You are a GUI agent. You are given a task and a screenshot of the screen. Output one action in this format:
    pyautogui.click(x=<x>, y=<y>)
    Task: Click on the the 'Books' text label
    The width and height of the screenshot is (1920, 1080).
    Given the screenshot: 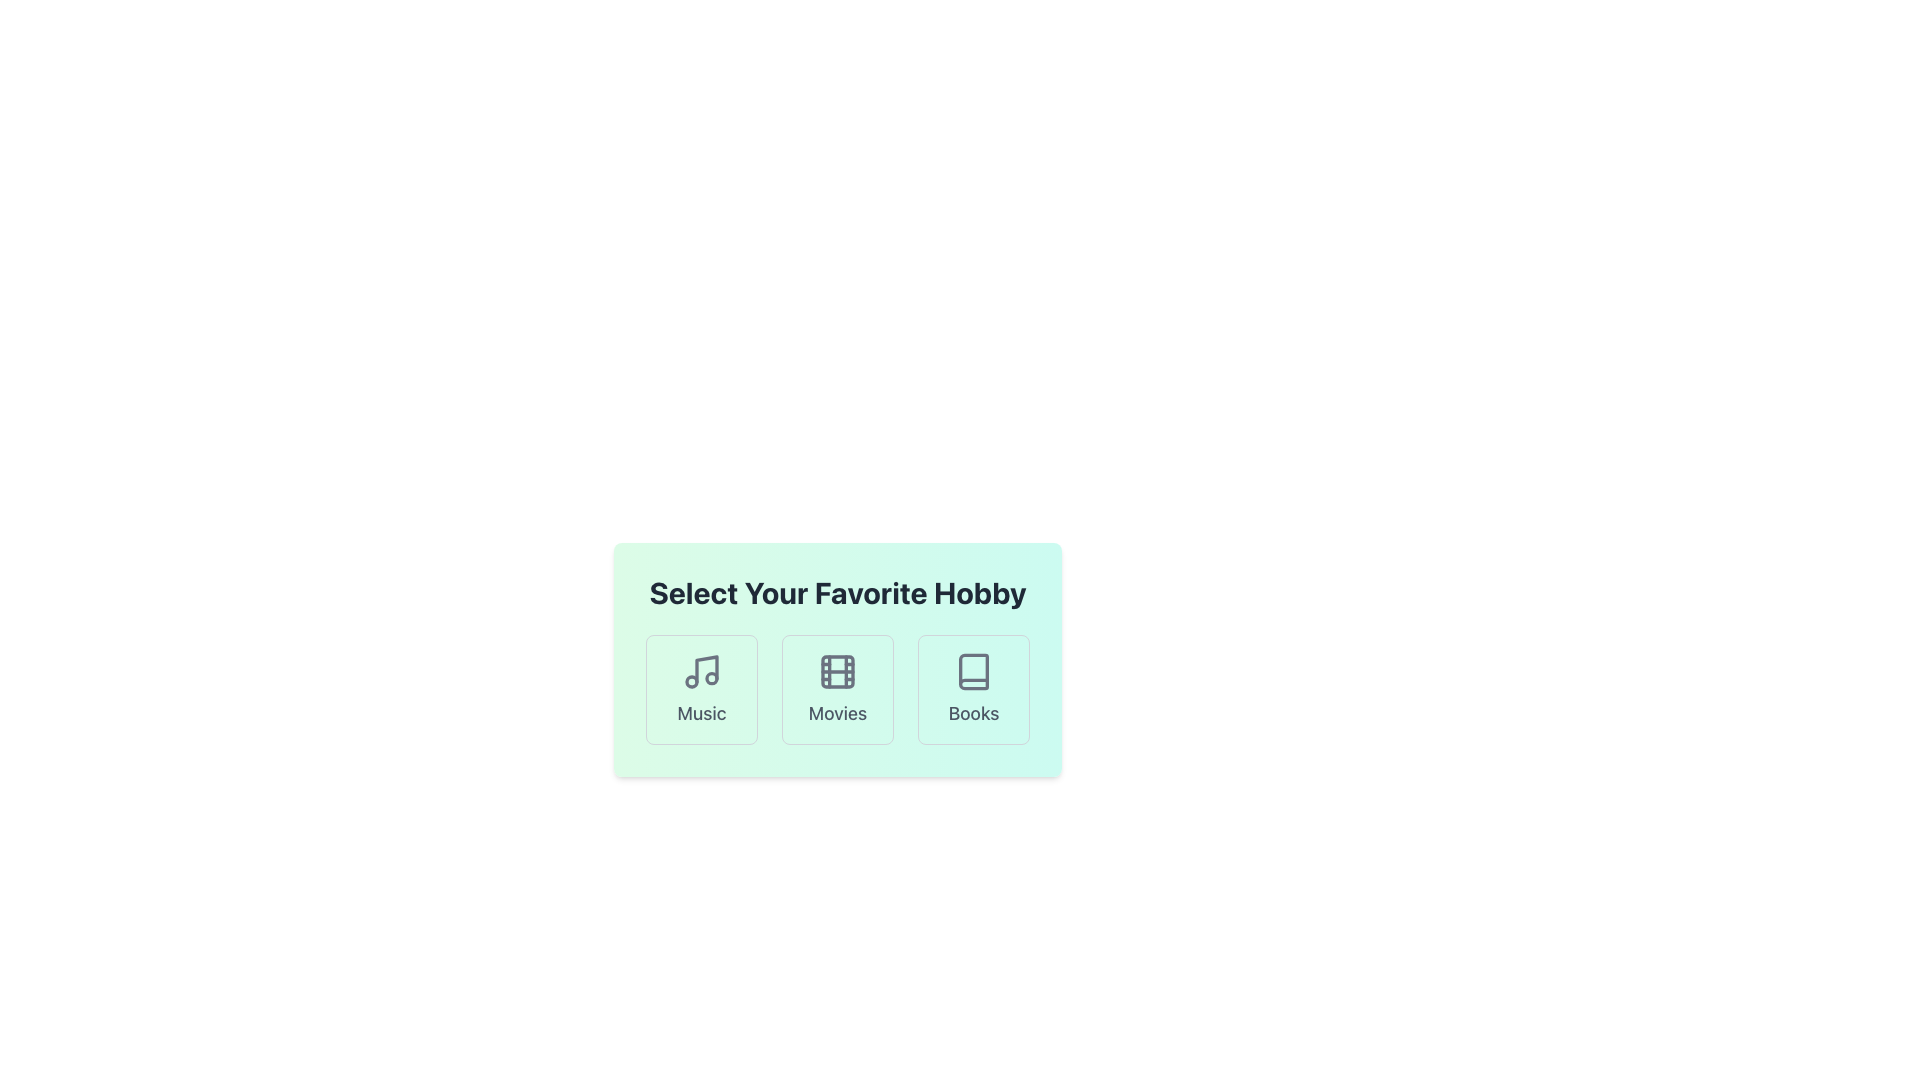 What is the action you would take?
    pyautogui.click(x=974, y=712)
    